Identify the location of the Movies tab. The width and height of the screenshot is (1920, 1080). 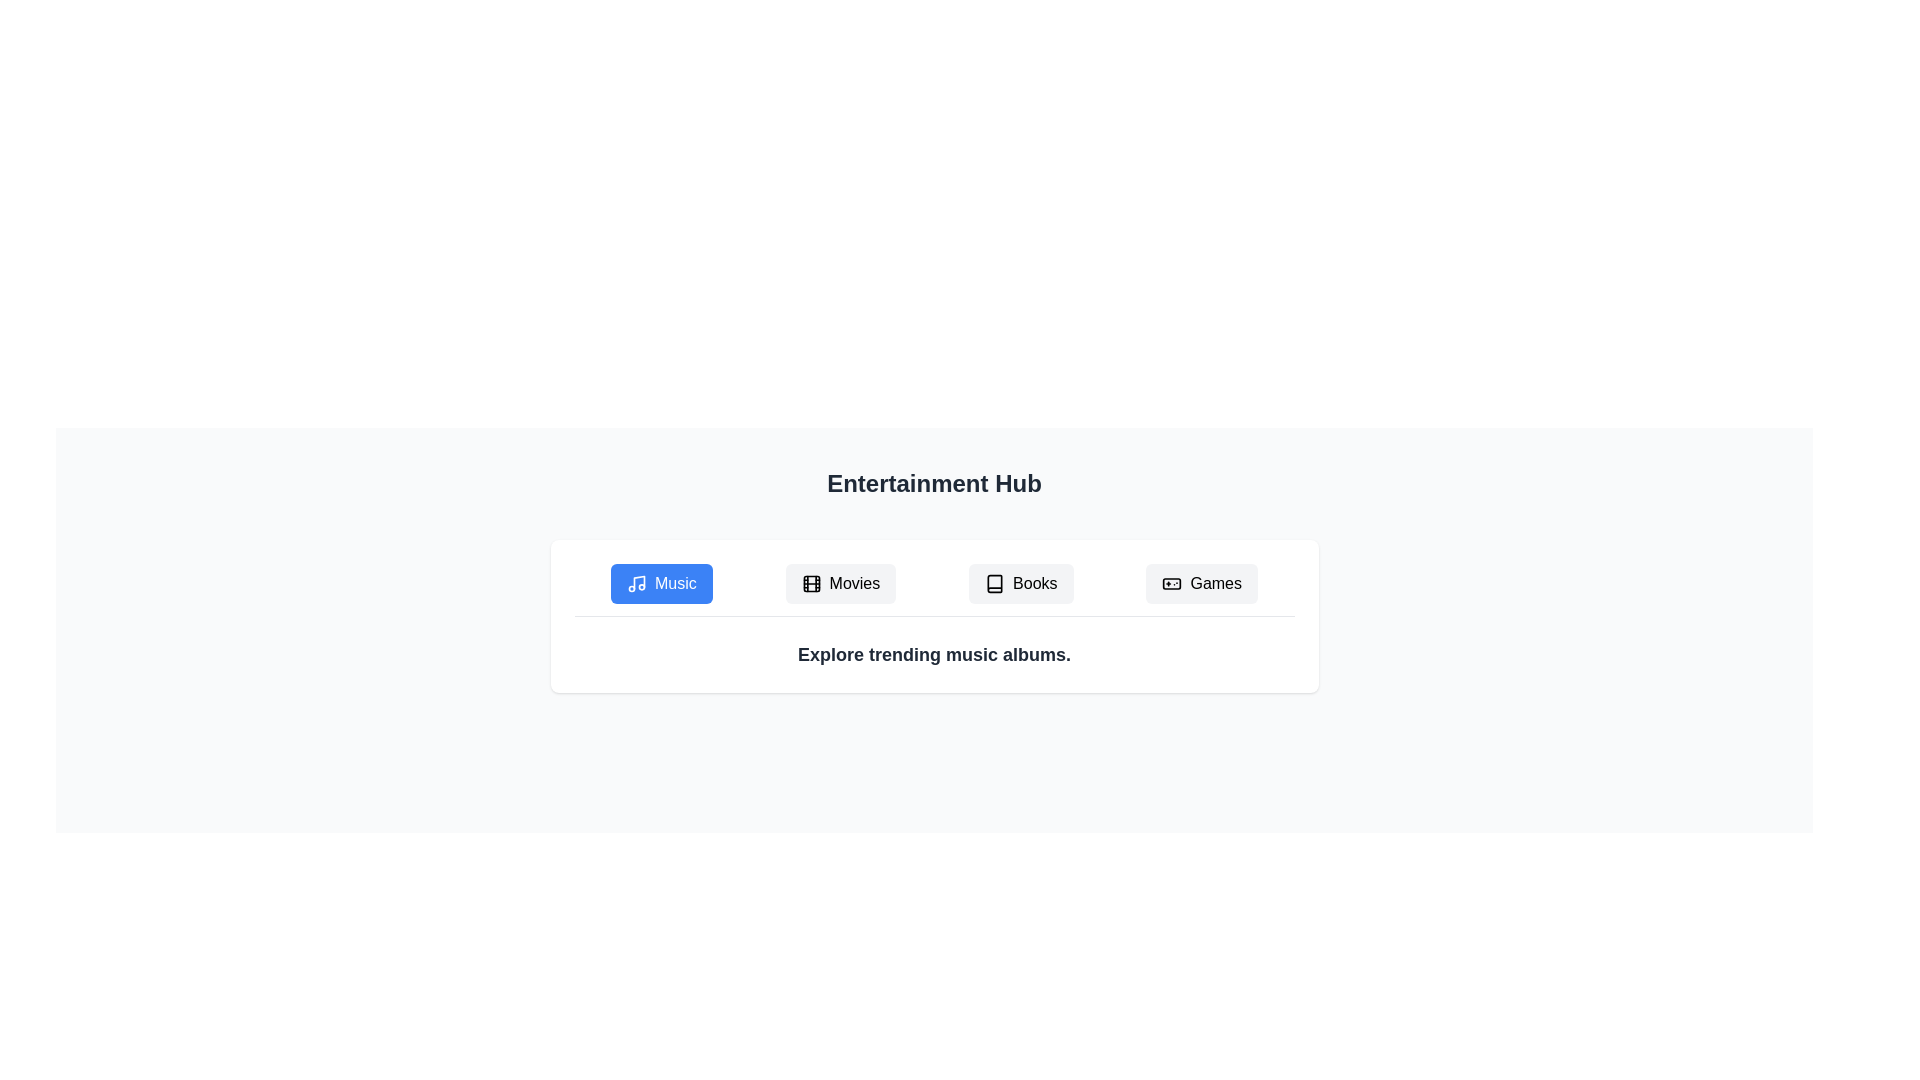
(840, 583).